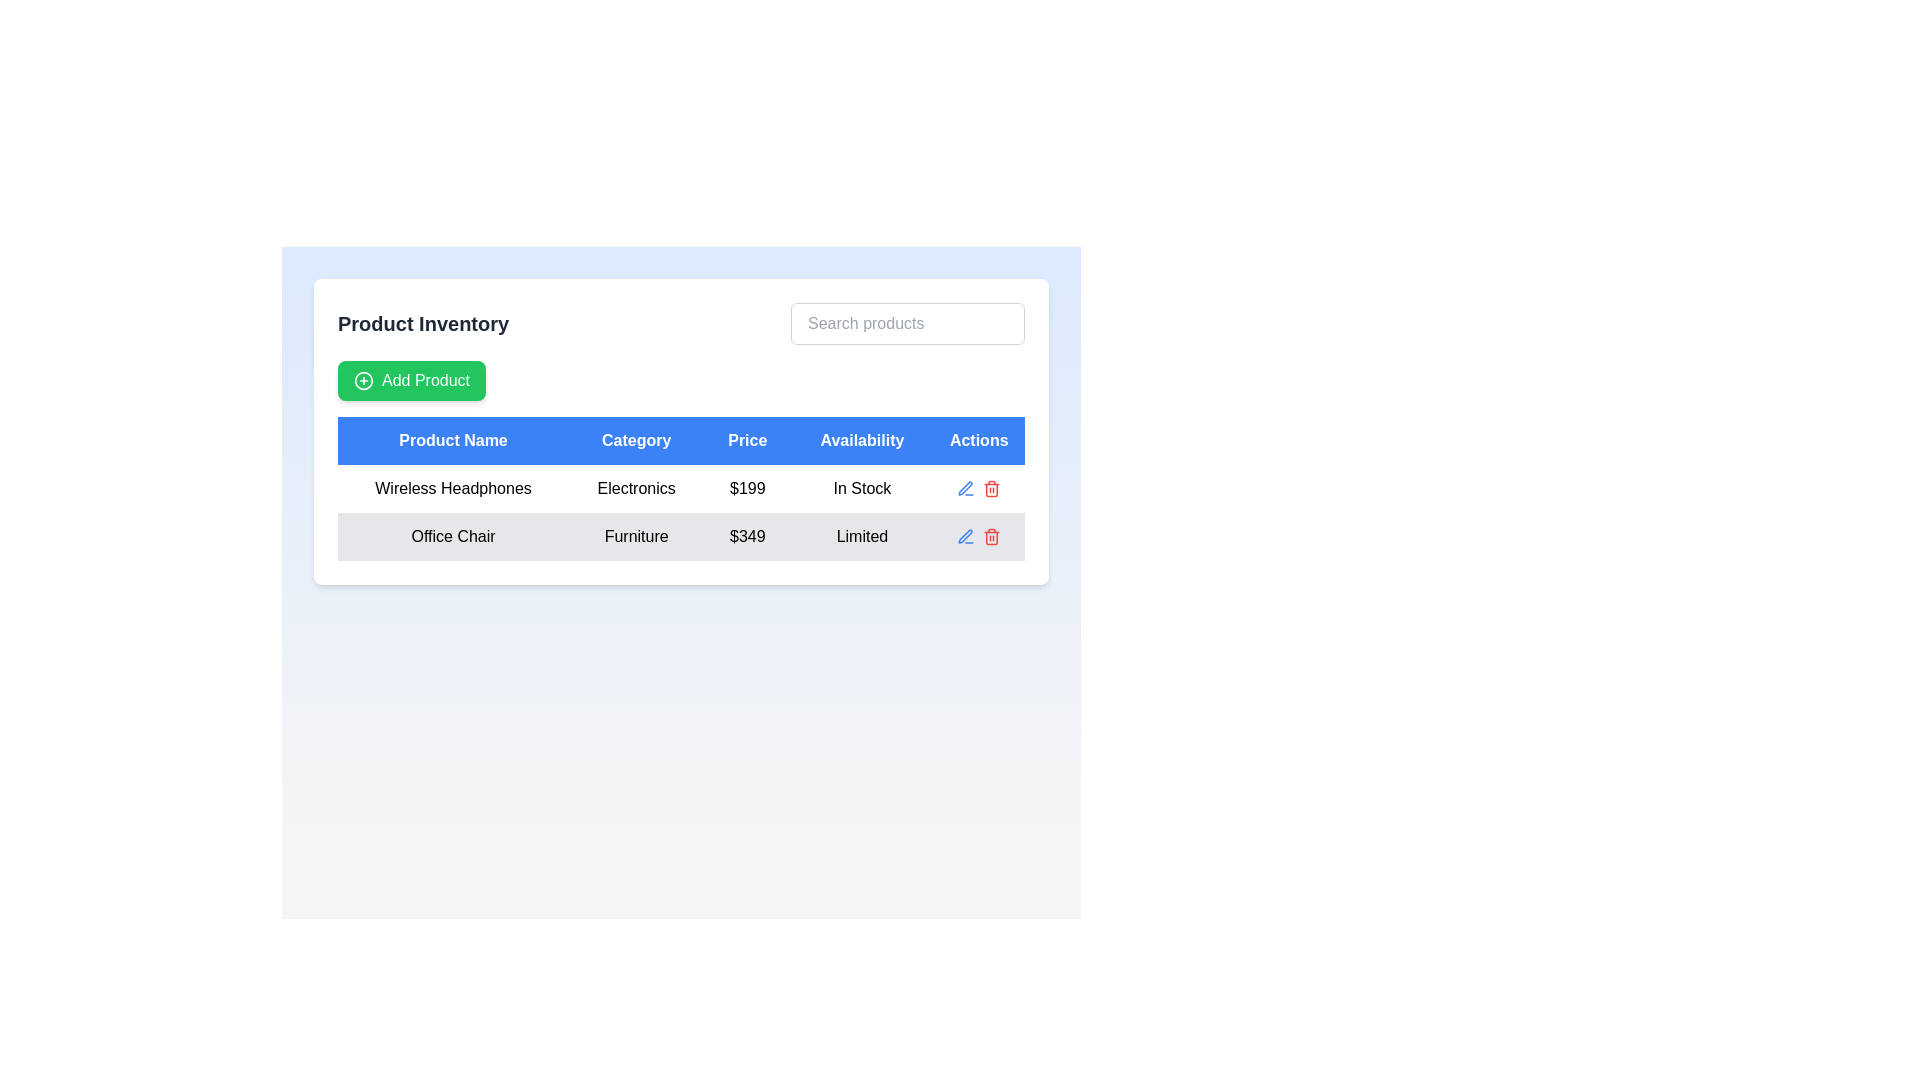  Describe the element at coordinates (681, 489) in the screenshot. I see `the first table row displaying product information for 'Wireless Headphones'` at that location.